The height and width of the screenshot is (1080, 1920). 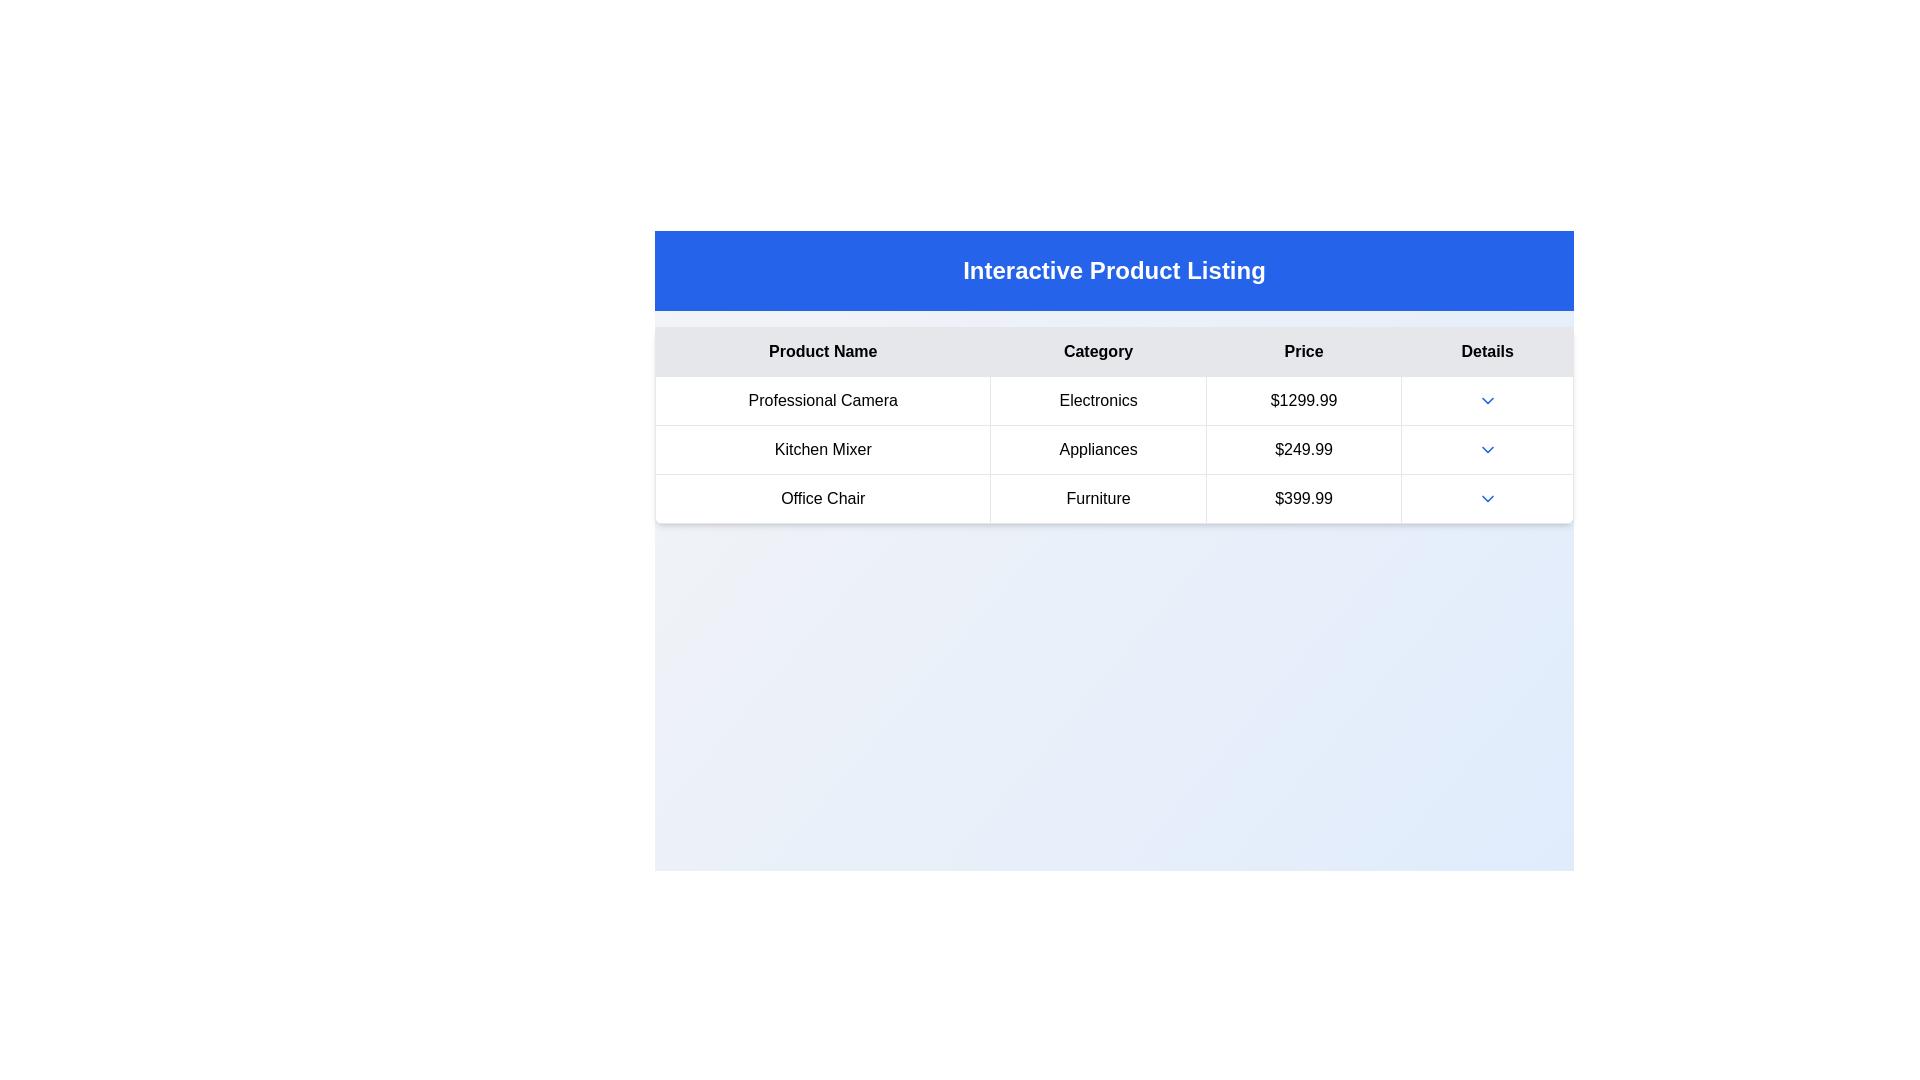 What do you see at coordinates (823, 350) in the screenshot?
I see `the 'Product Name' table header, which is the left-most column header in a data table with a light gray background and bold black text` at bounding box center [823, 350].